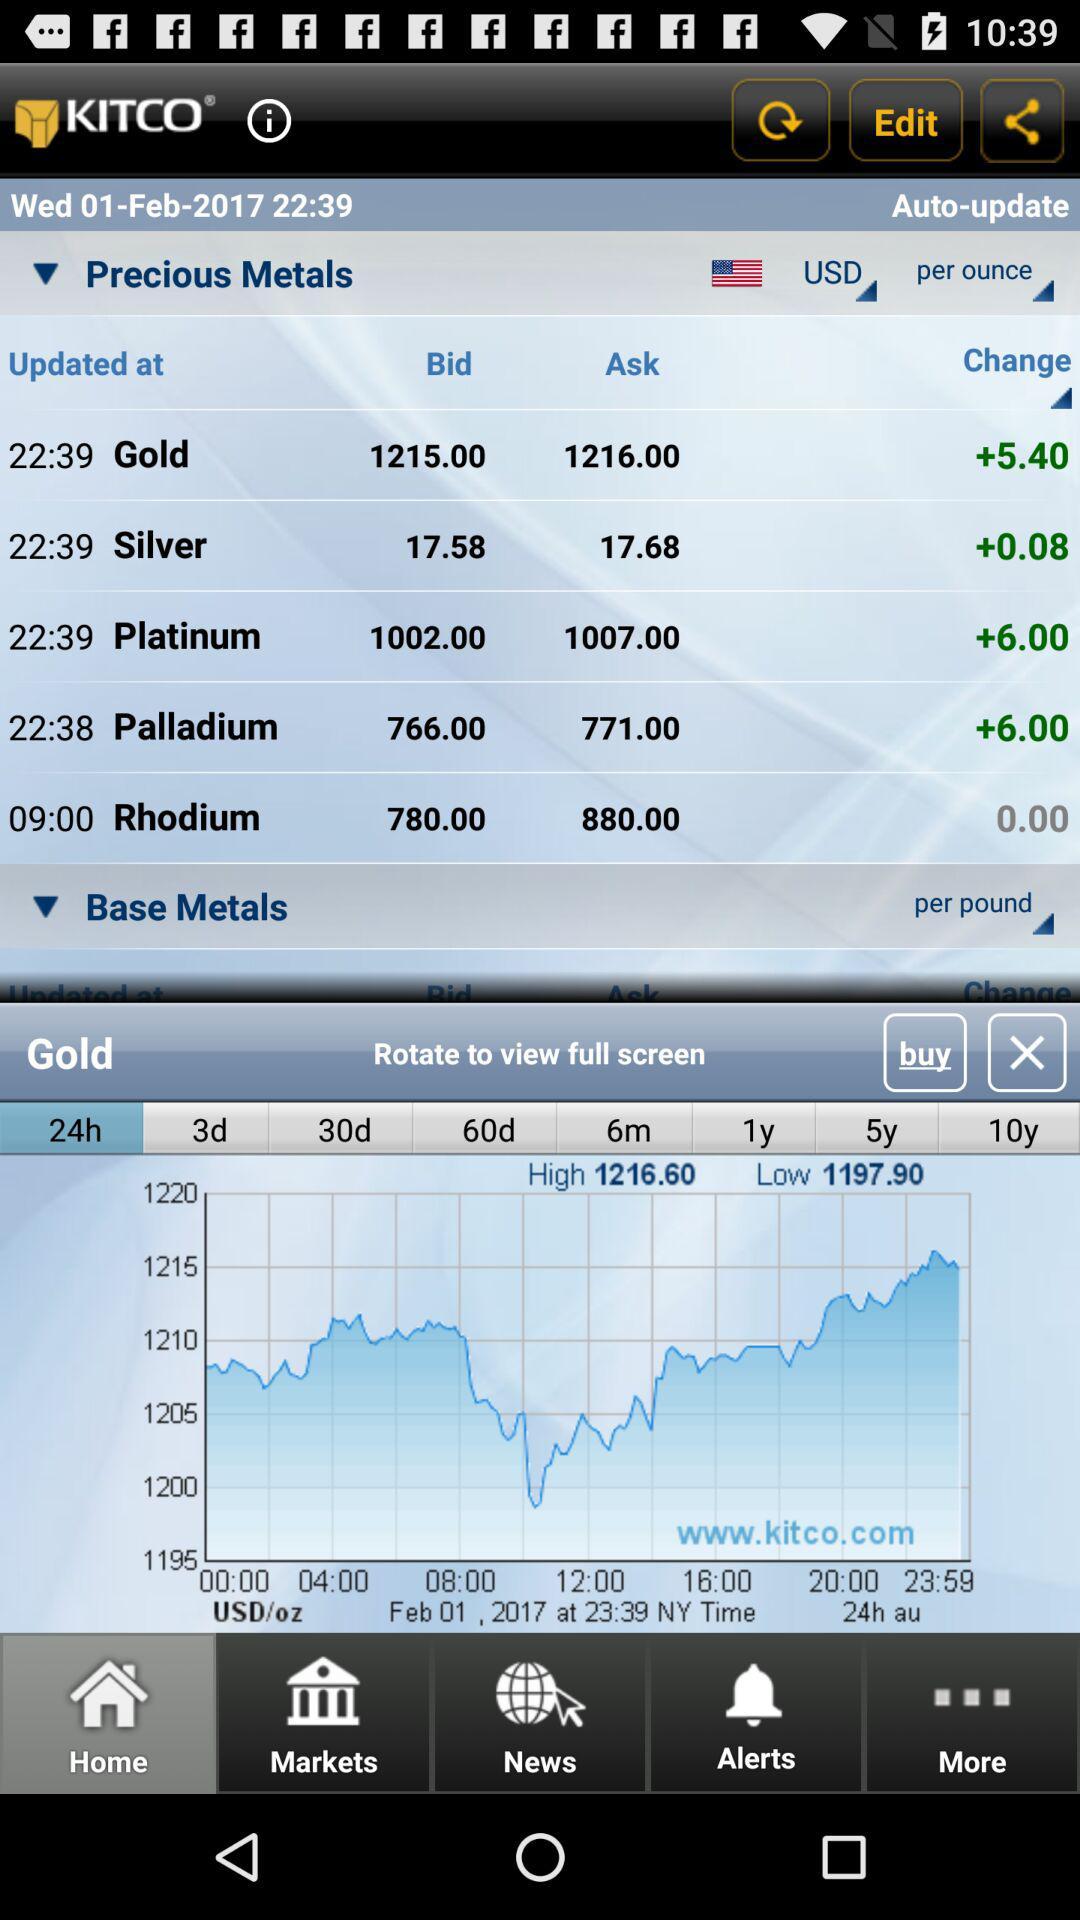  I want to click on window, so click(1027, 1051).